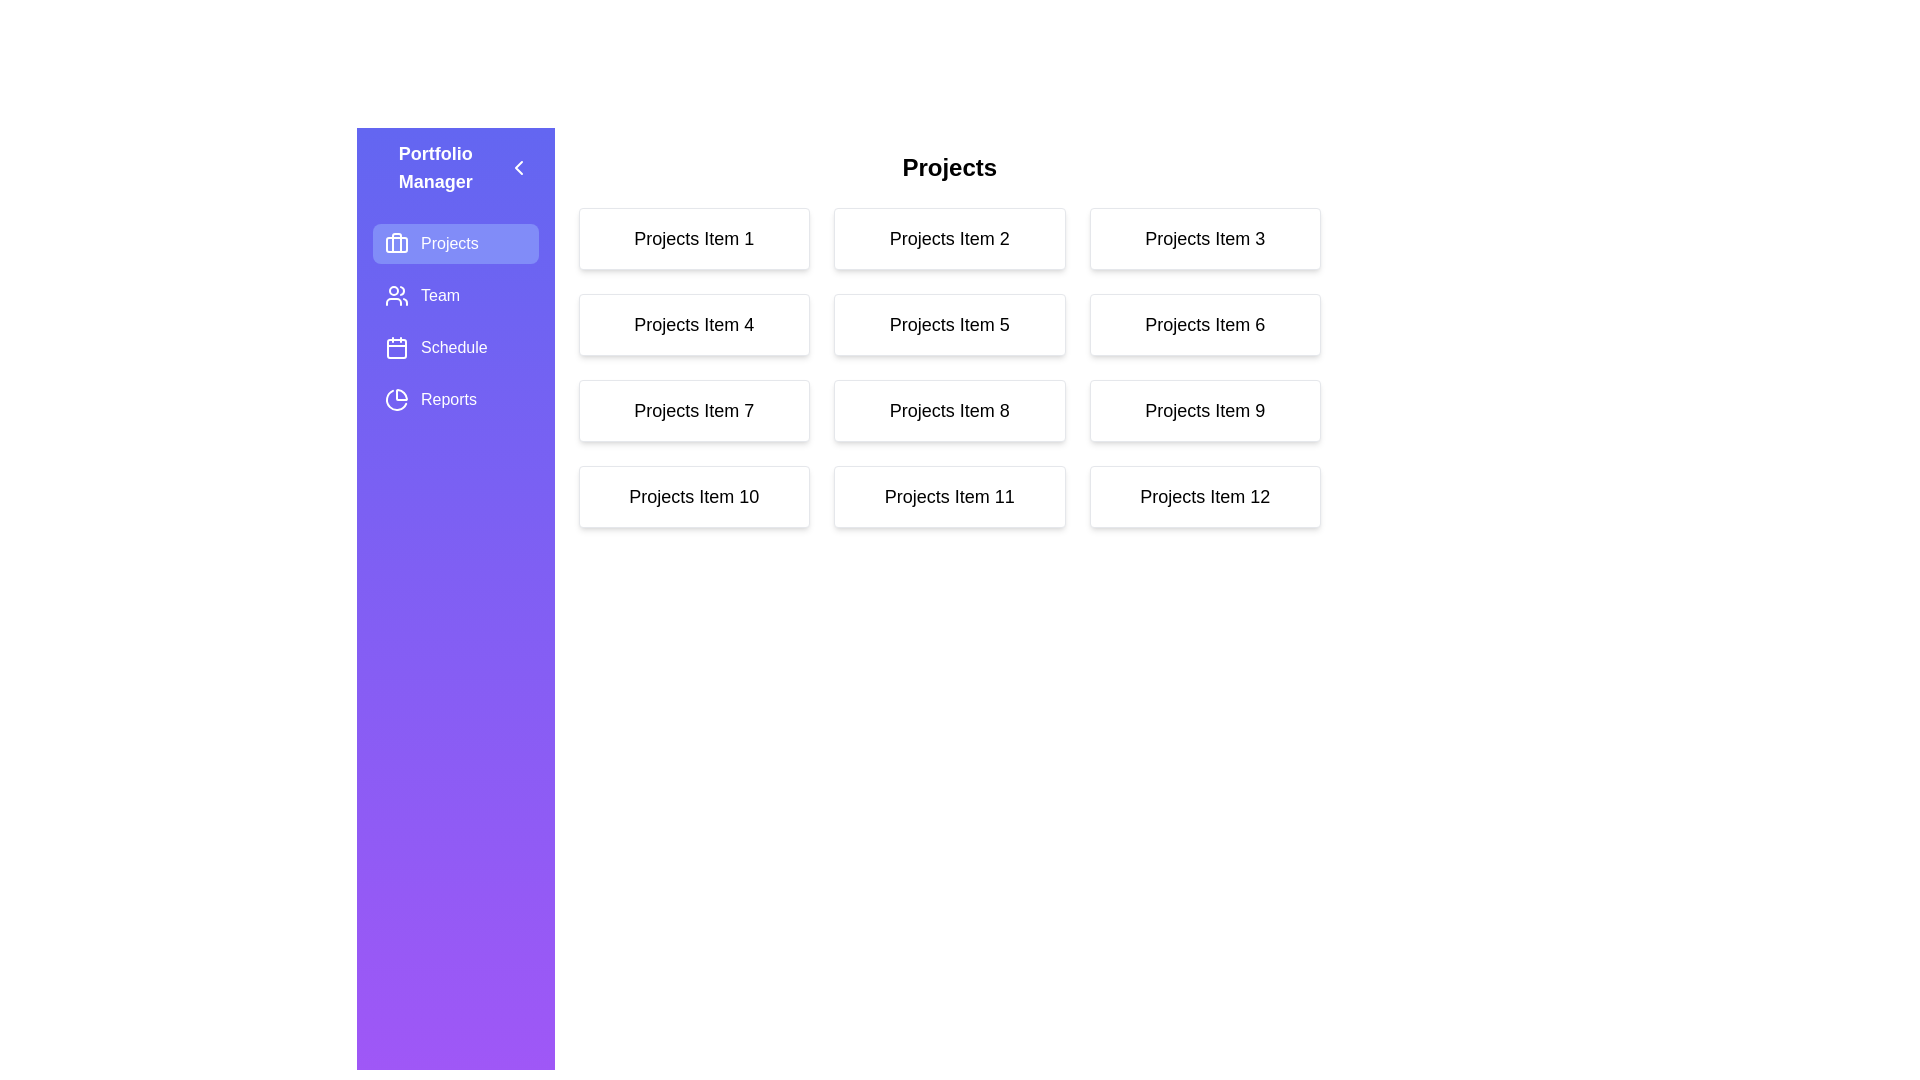  What do you see at coordinates (454, 242) in the screenshot?
I see `the sidebar module Projects to navigate to it` at bounding box center [454, 242].